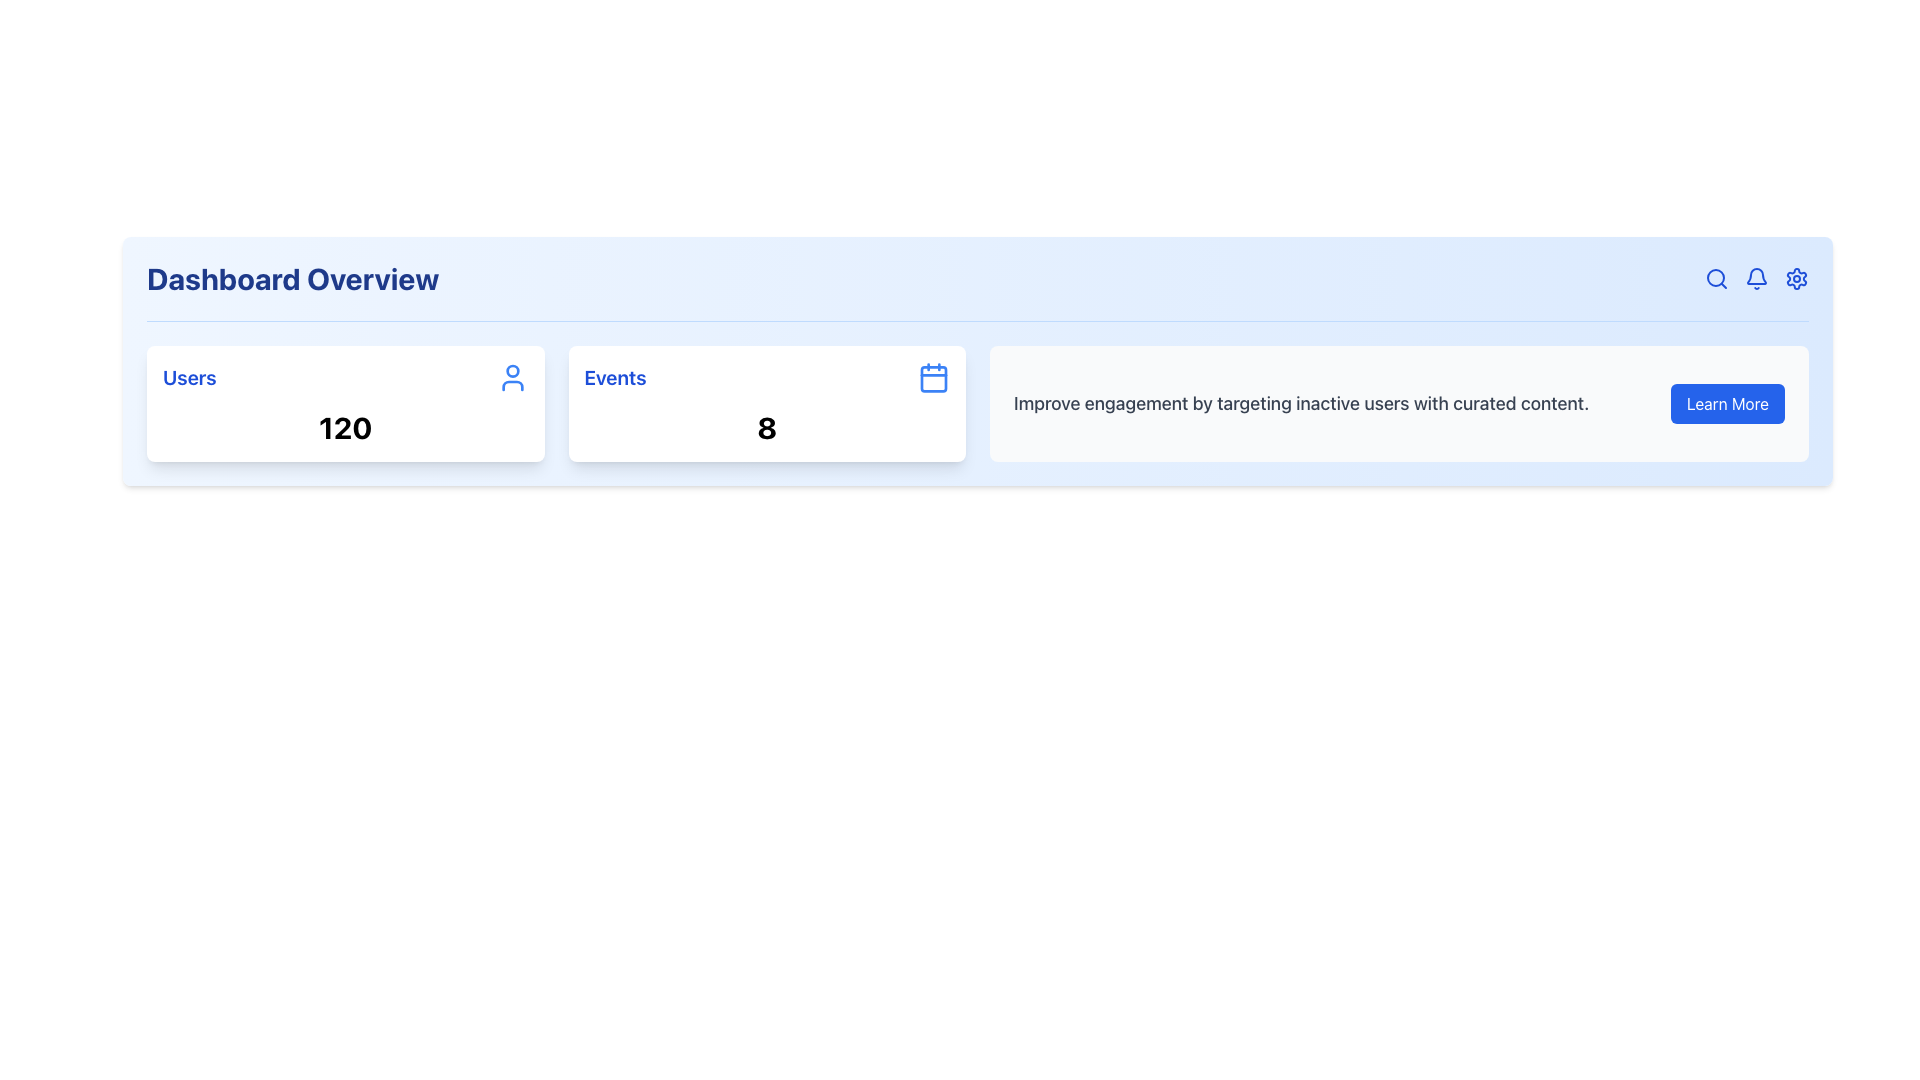  Describe the element at coordinates (766, 404) in the screenshot. I see `the 'Events' summary card, which is the second card in a horizontal arrangement of three cards, located between the 'Users' card and a promotional content card` at that location.